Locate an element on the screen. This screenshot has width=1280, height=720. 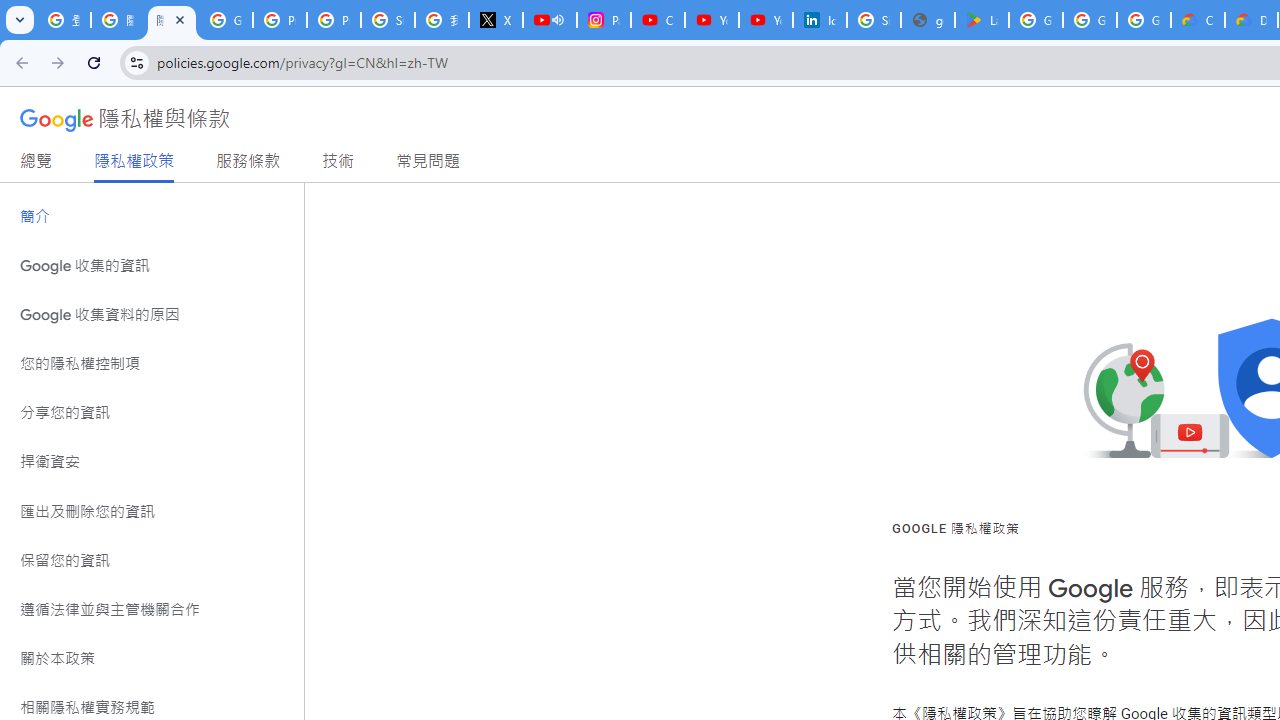
'Customer Care | Google Cloud' is located at coordinates (1198, 20).